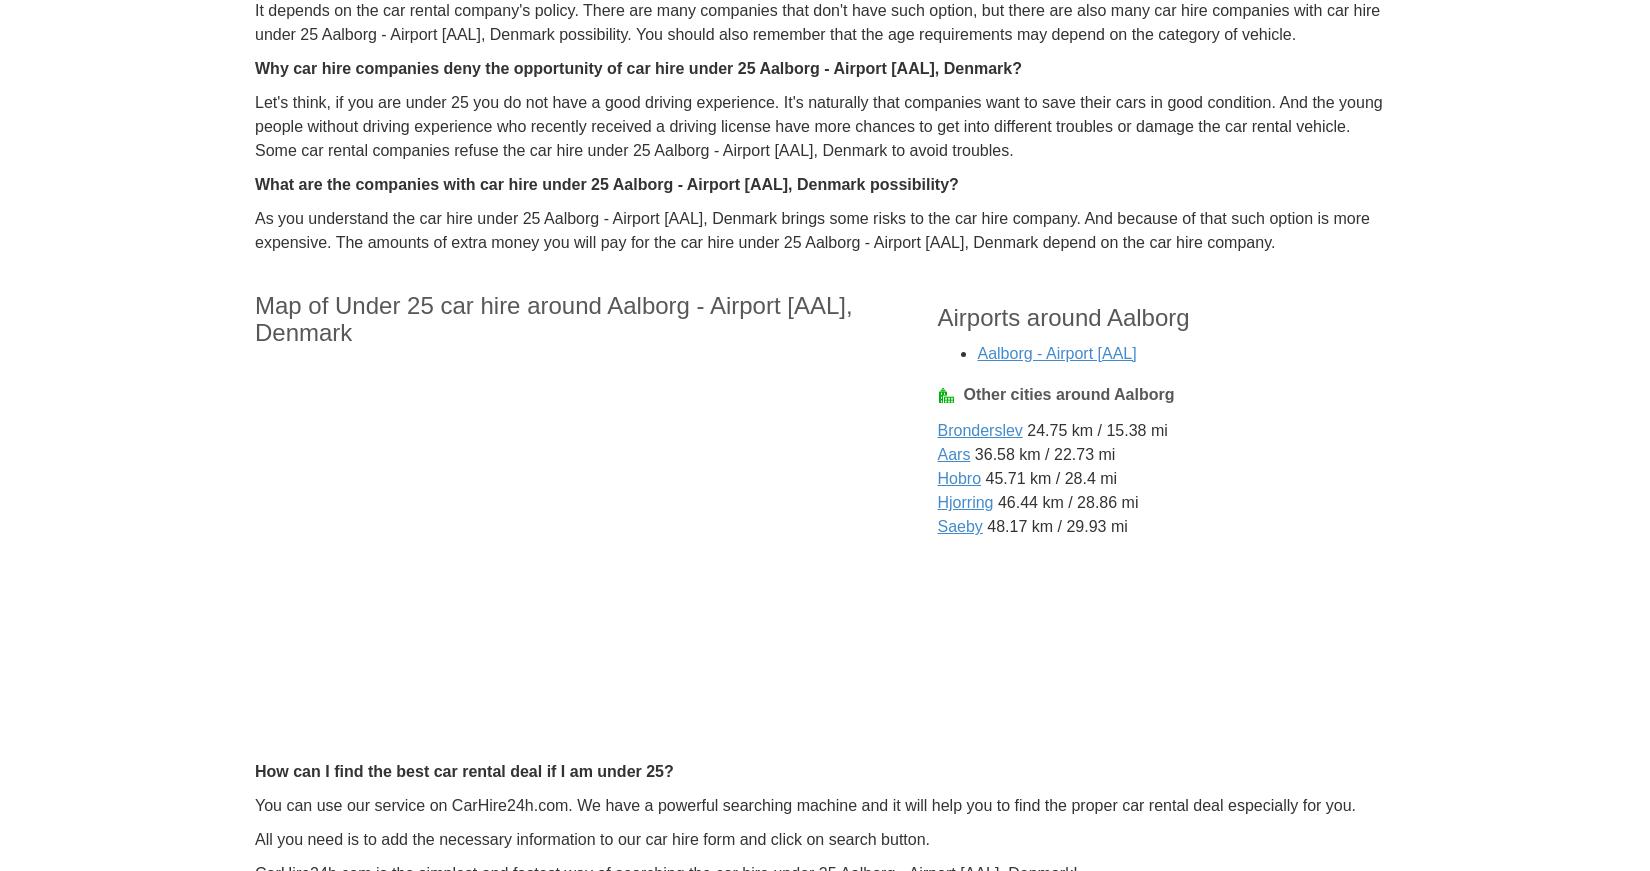 The width and height of the screenshot is (1650, 871). Describe the element at coordinates (254, 21) in the screenshot. I see `'It depends on the car rental company's policy. There are many companies that don't have such option, but there are also many car hire companies with car hire under 25 Aalborg - Airport [AAL], Denmark possibility. You should also remember that the age requirements may depend on the category of vehicle.'` at that location.